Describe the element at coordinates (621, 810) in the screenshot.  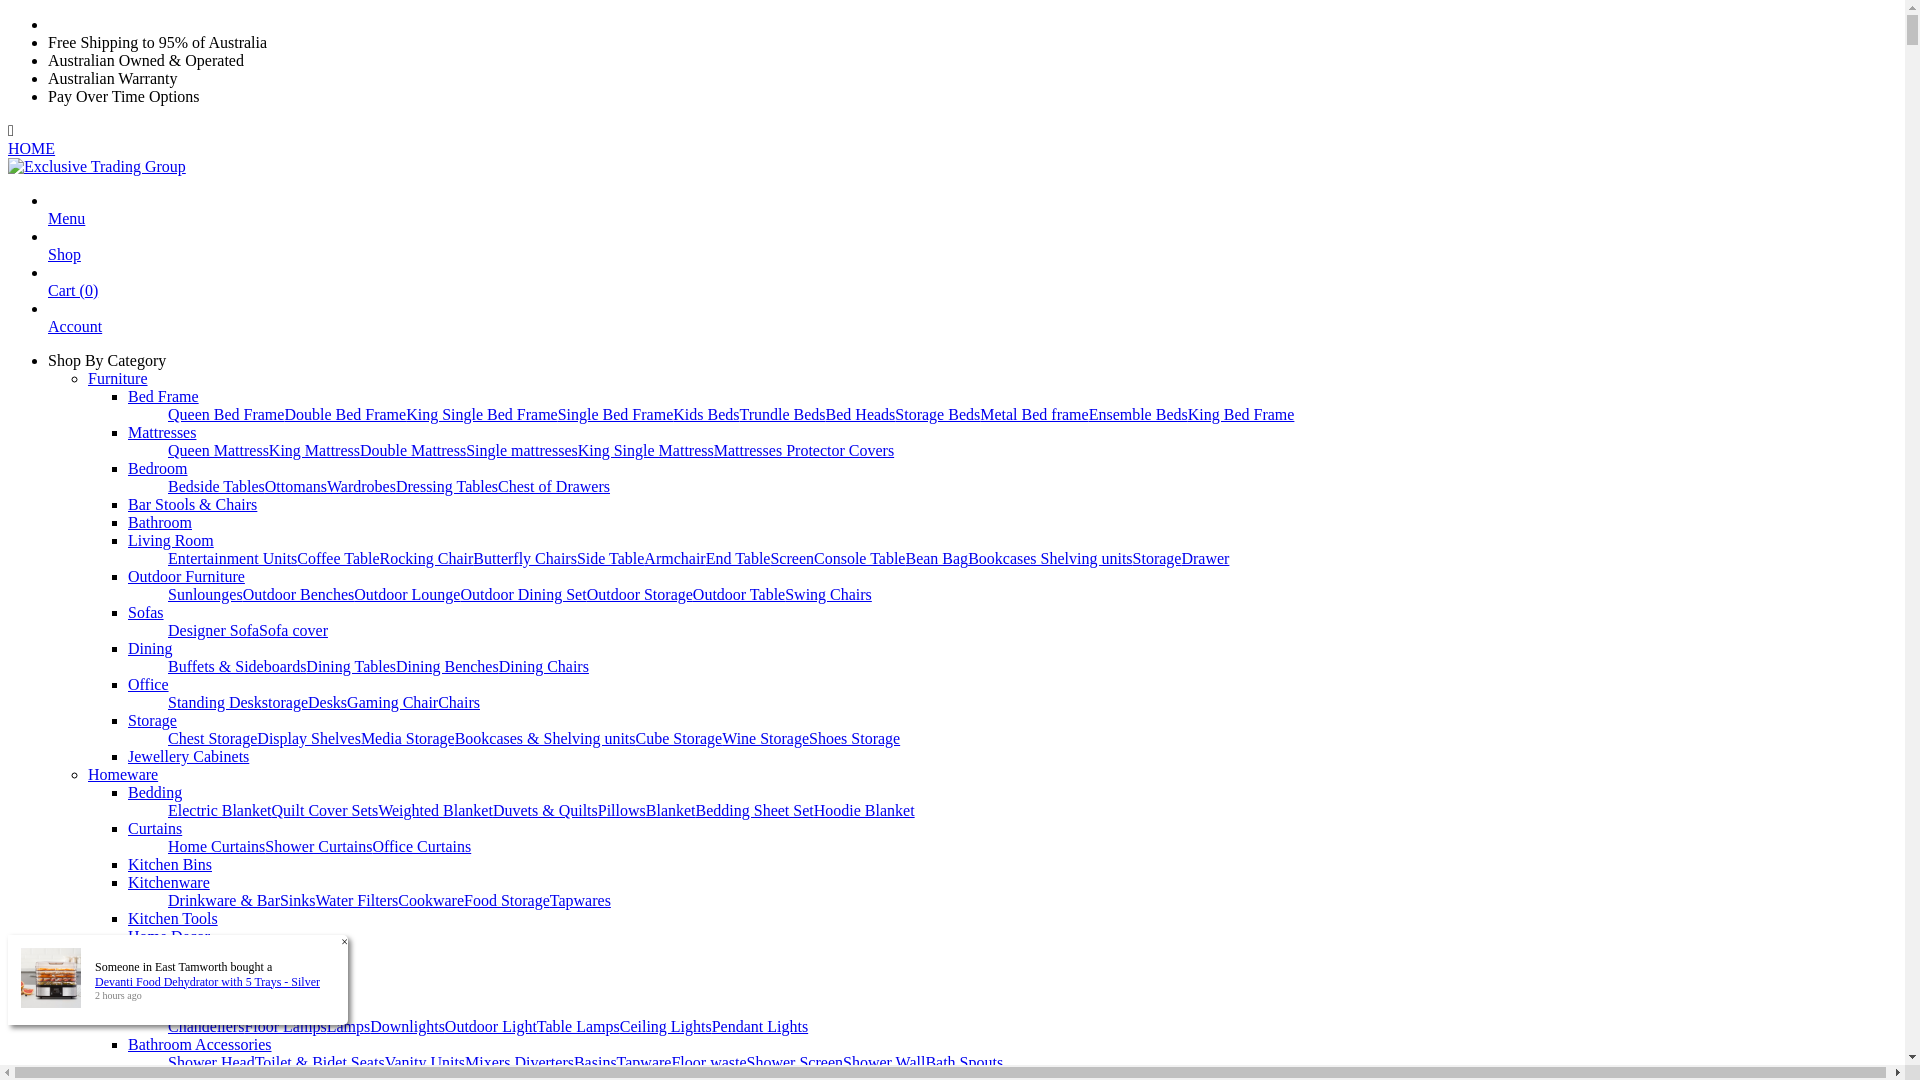
I see `'Pillows'` at that location.